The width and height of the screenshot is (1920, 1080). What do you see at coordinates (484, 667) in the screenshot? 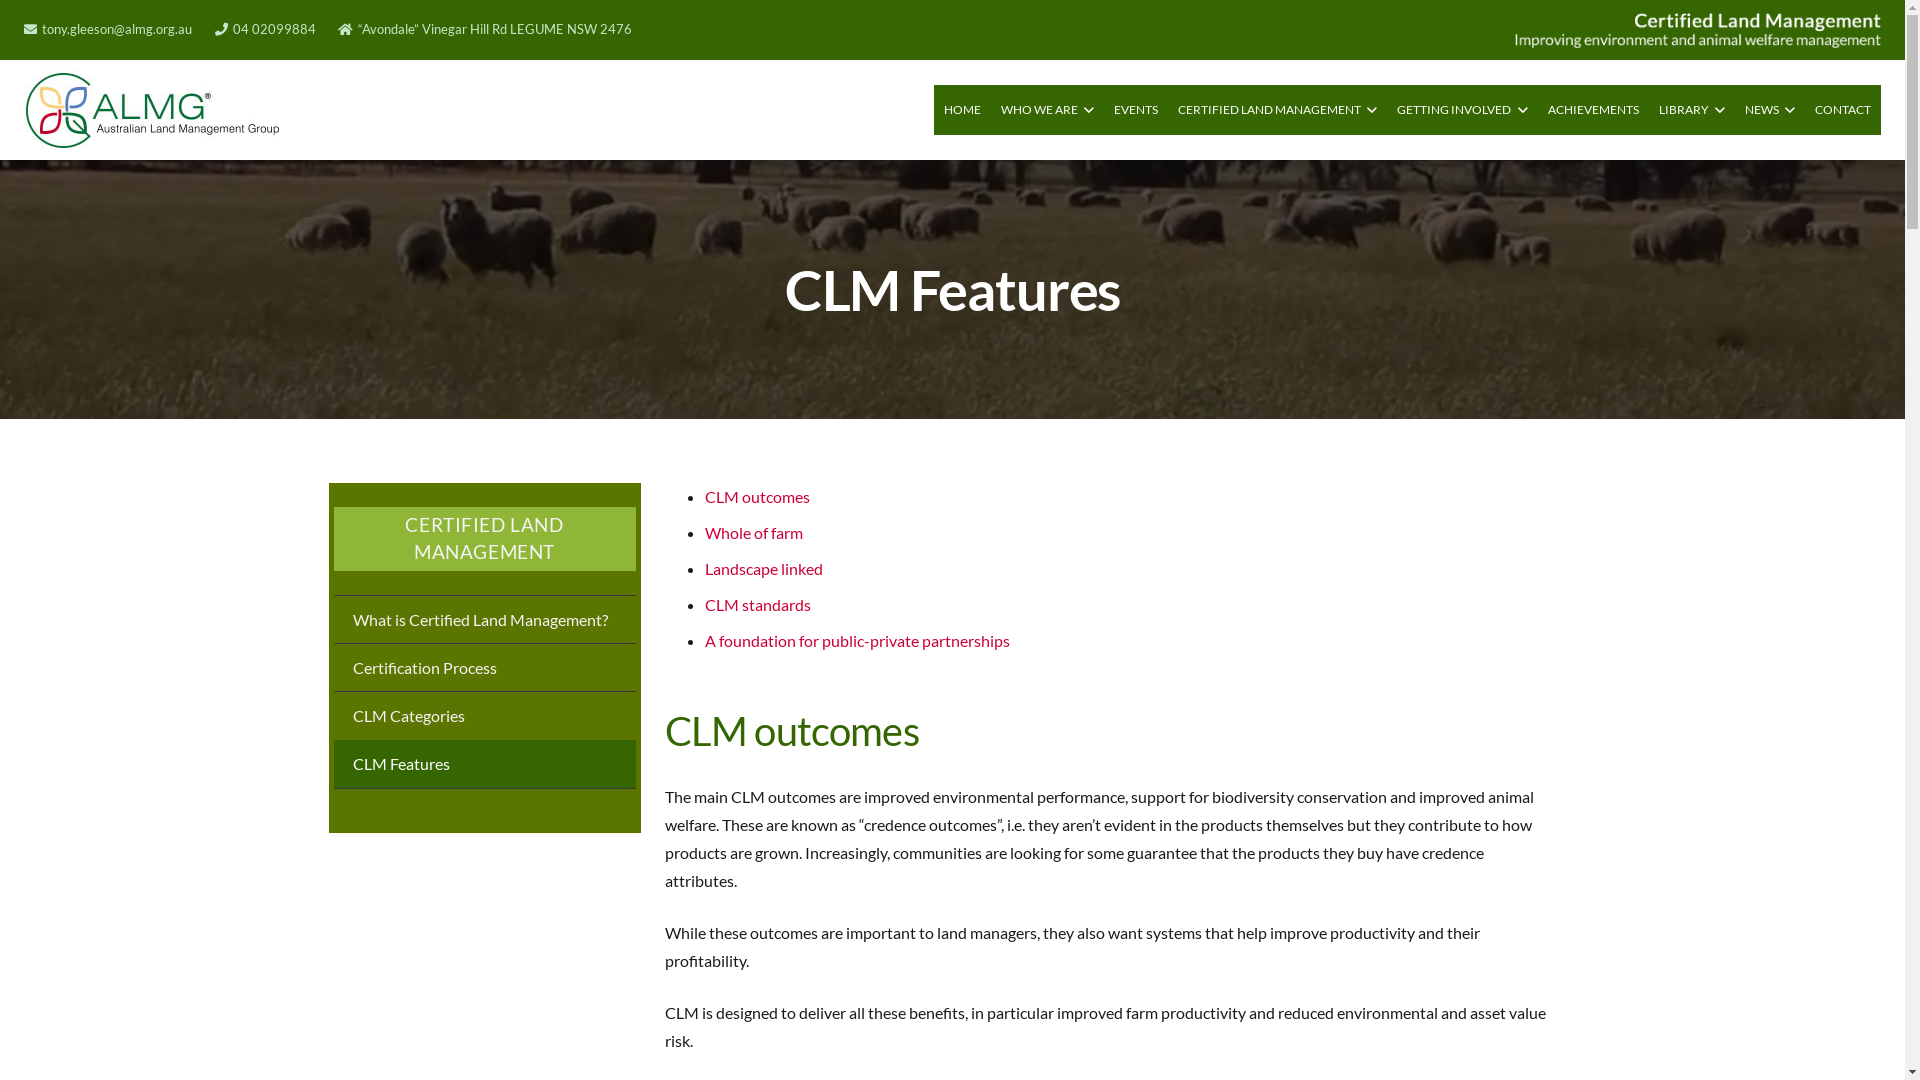
I see `'Certification Process'` at bounding box center [484, 667].